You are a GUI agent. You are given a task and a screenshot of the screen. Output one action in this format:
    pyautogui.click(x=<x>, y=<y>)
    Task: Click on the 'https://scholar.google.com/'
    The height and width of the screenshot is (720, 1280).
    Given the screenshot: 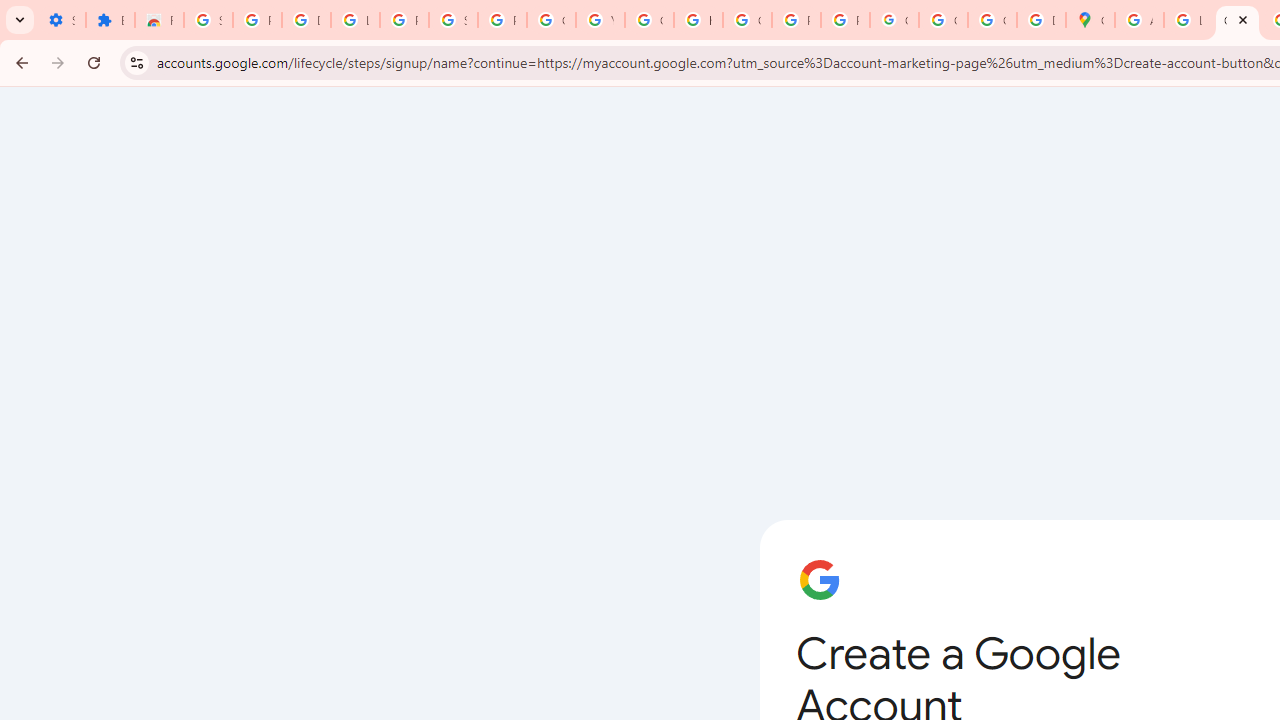 What is the action you would take?
    pyautogui.click(x=698, y=20)
    